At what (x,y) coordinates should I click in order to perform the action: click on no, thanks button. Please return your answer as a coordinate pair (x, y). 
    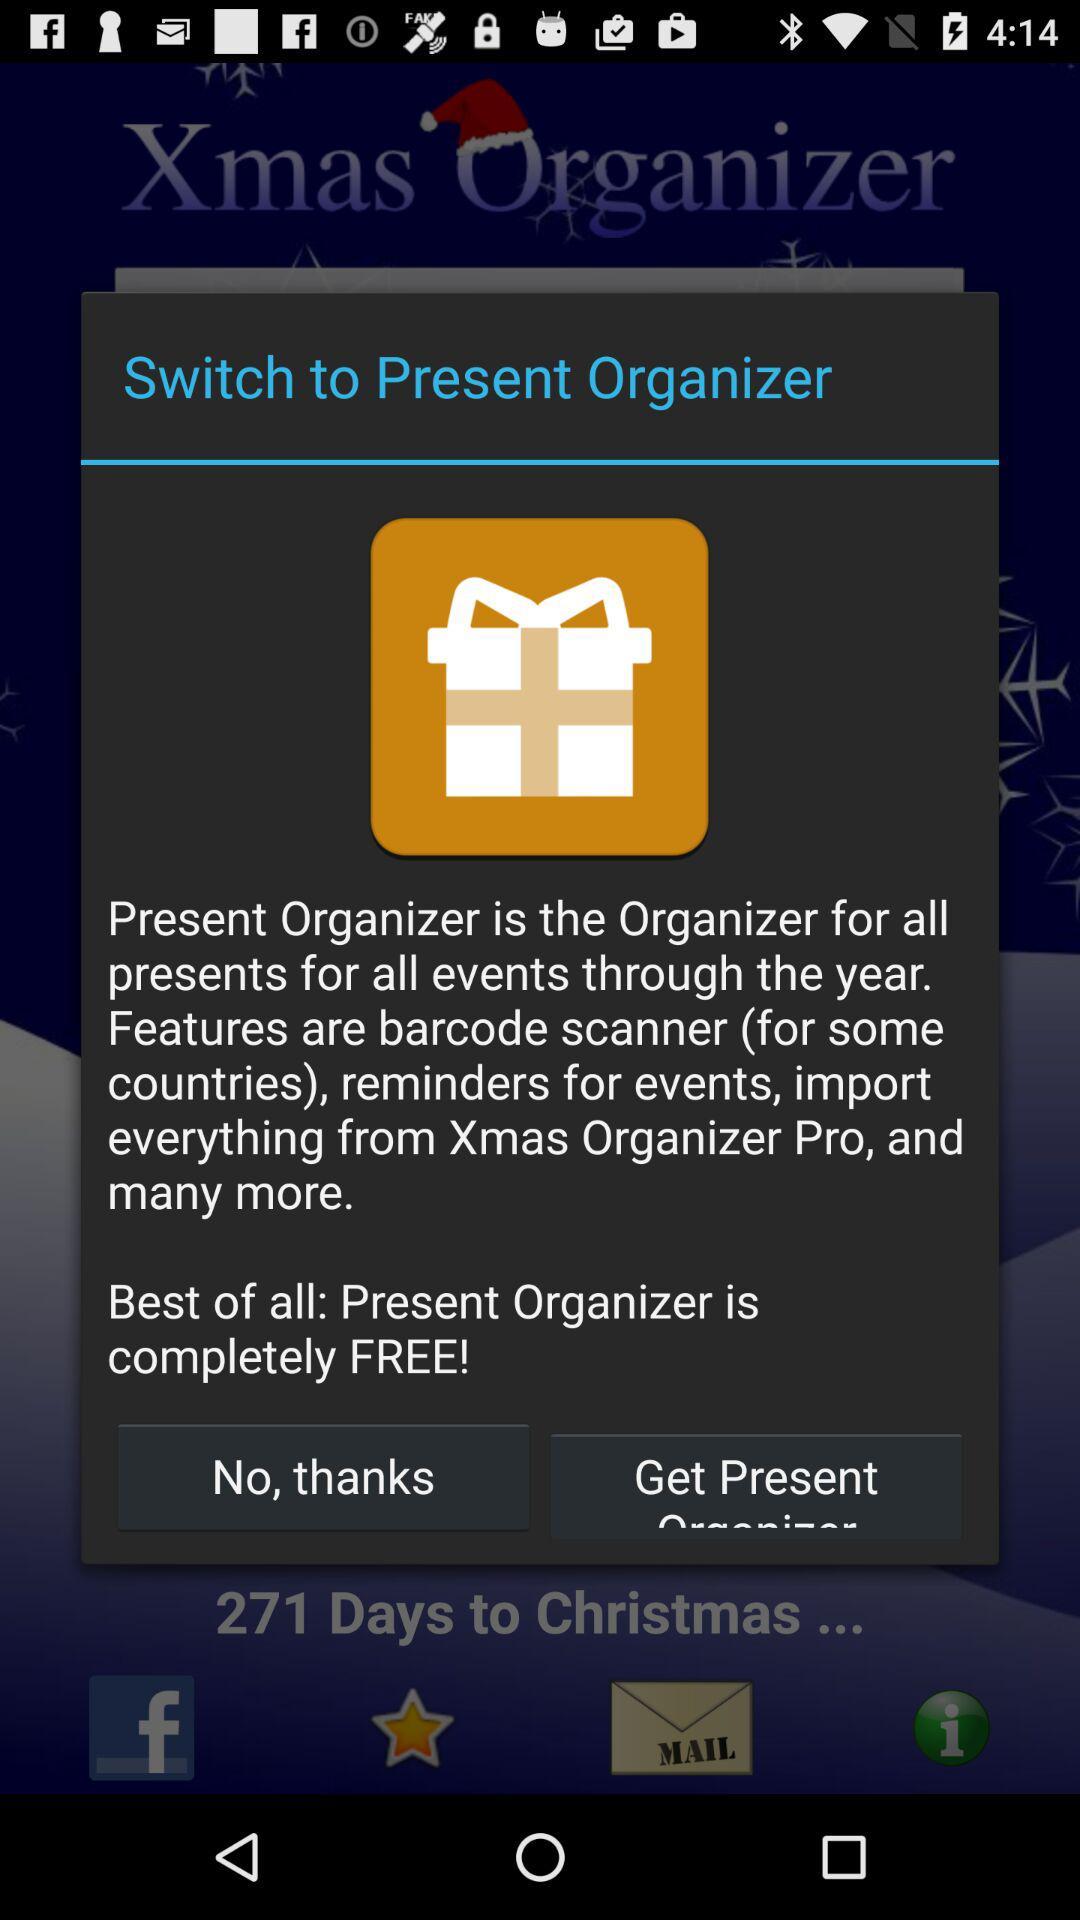
    Looking at the image, I should click on (322, 1475).